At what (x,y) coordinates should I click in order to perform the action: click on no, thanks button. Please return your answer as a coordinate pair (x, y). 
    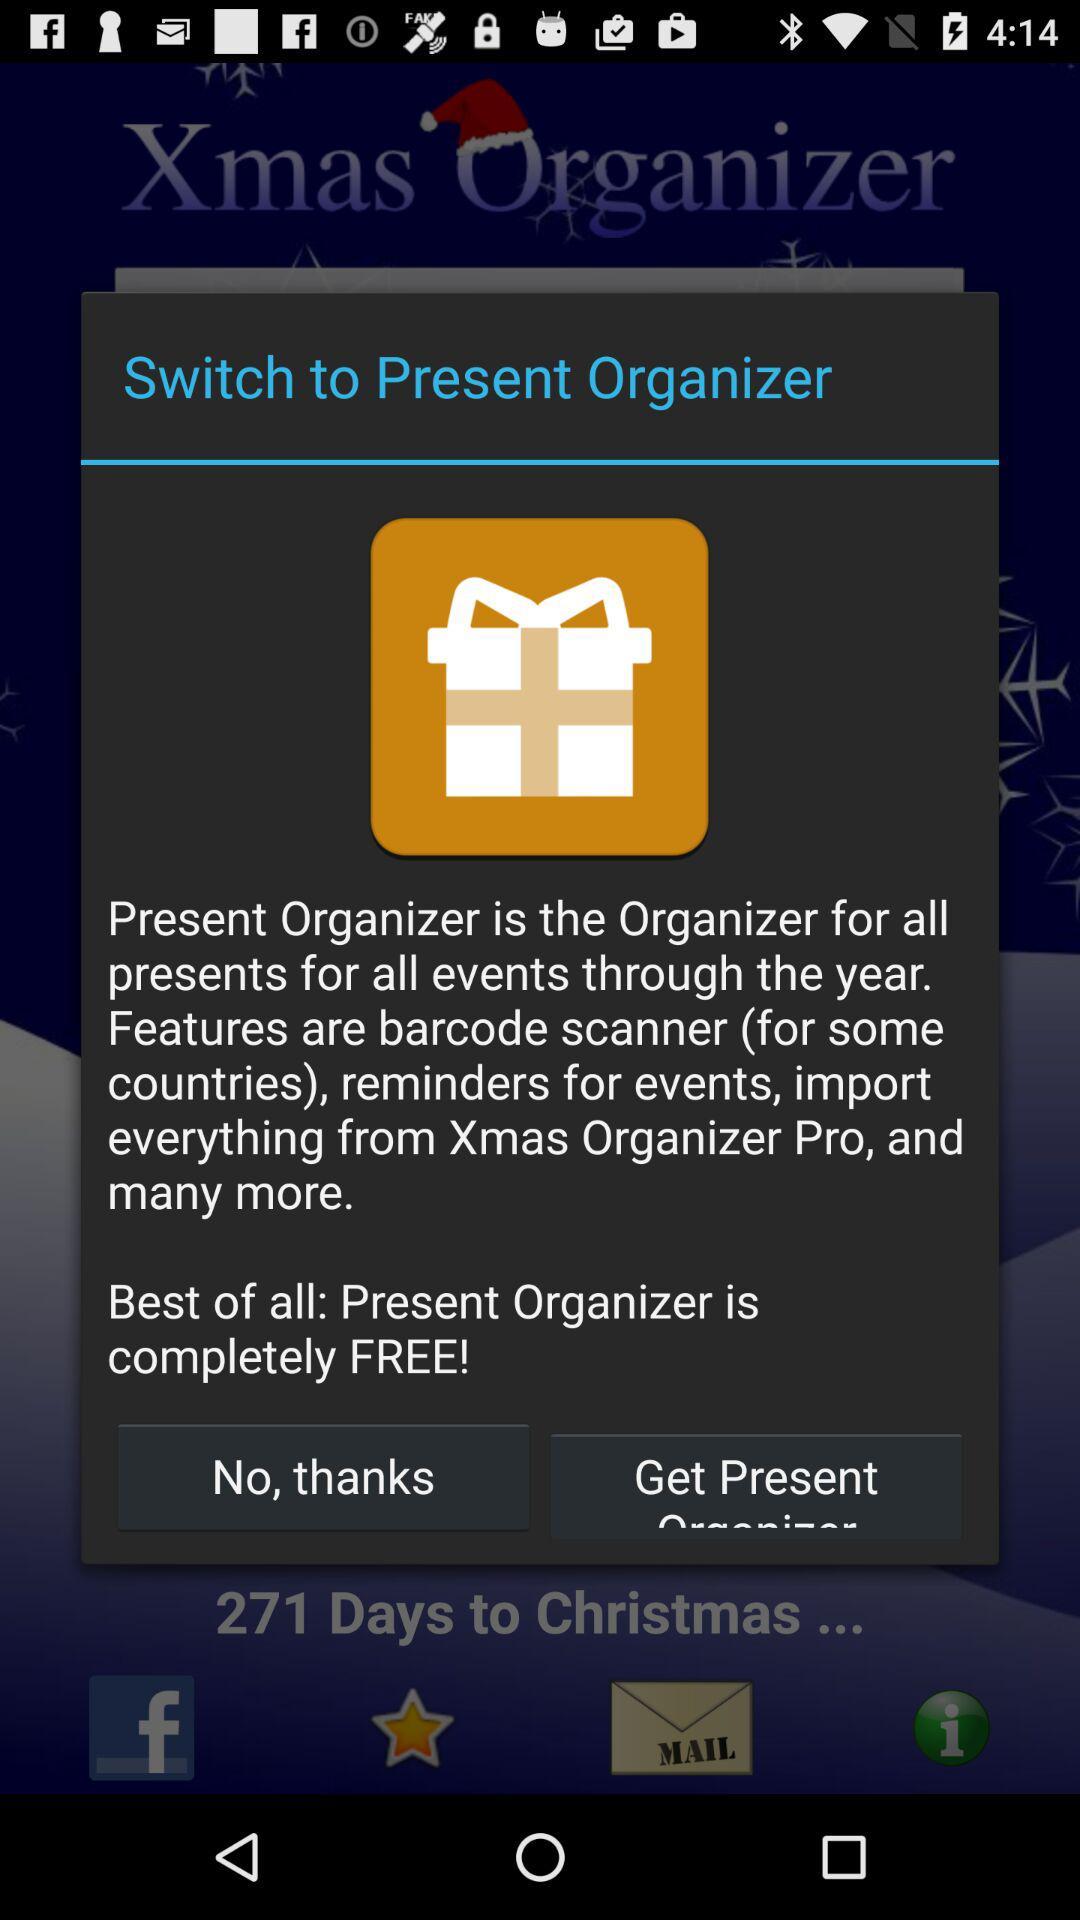
    Looking at the image, I should click on (322, 1475).